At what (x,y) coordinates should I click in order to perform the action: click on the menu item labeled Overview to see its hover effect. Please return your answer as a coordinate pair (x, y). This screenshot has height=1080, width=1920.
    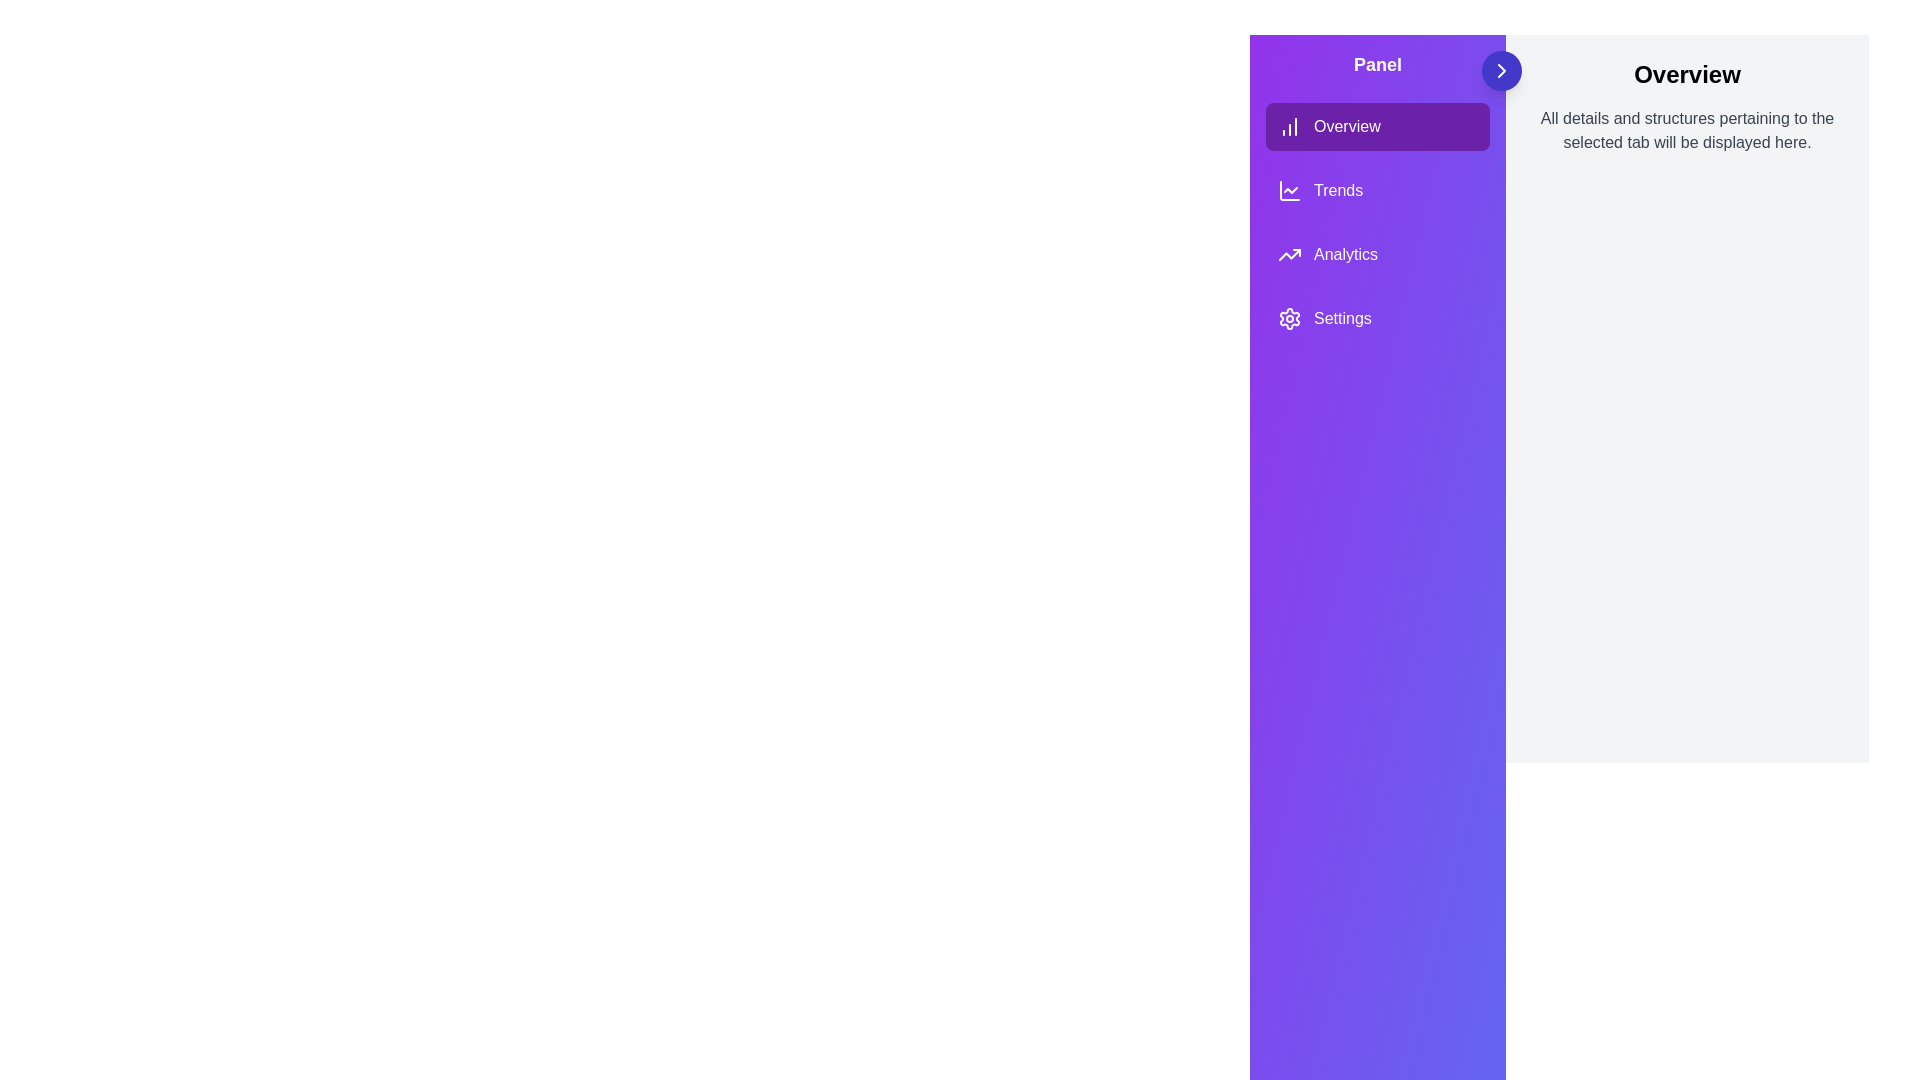
    Looking at the image, I should click on (1376, 127).